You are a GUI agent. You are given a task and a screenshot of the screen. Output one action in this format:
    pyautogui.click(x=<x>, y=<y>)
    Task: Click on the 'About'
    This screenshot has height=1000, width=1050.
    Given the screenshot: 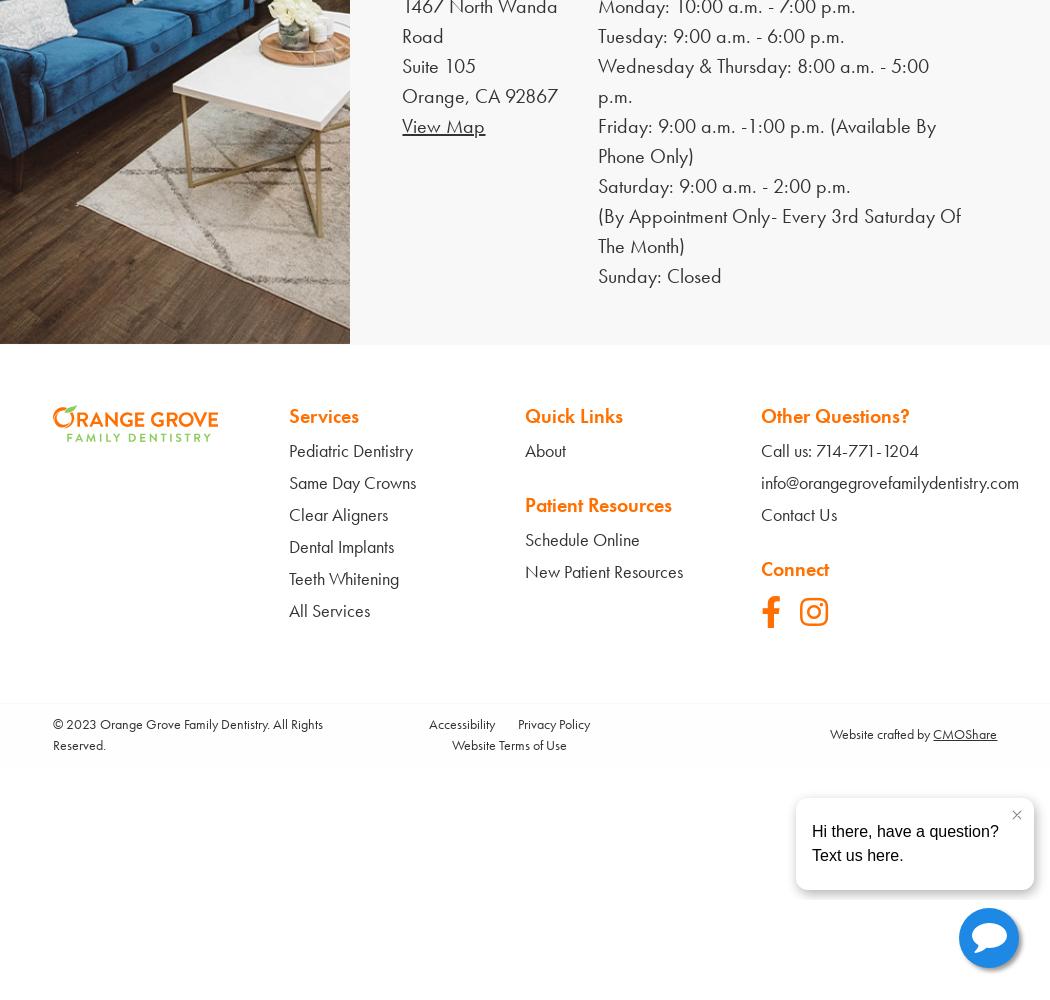 What is the action you would take?
    pyautogui.click(x=545, y=448)
    